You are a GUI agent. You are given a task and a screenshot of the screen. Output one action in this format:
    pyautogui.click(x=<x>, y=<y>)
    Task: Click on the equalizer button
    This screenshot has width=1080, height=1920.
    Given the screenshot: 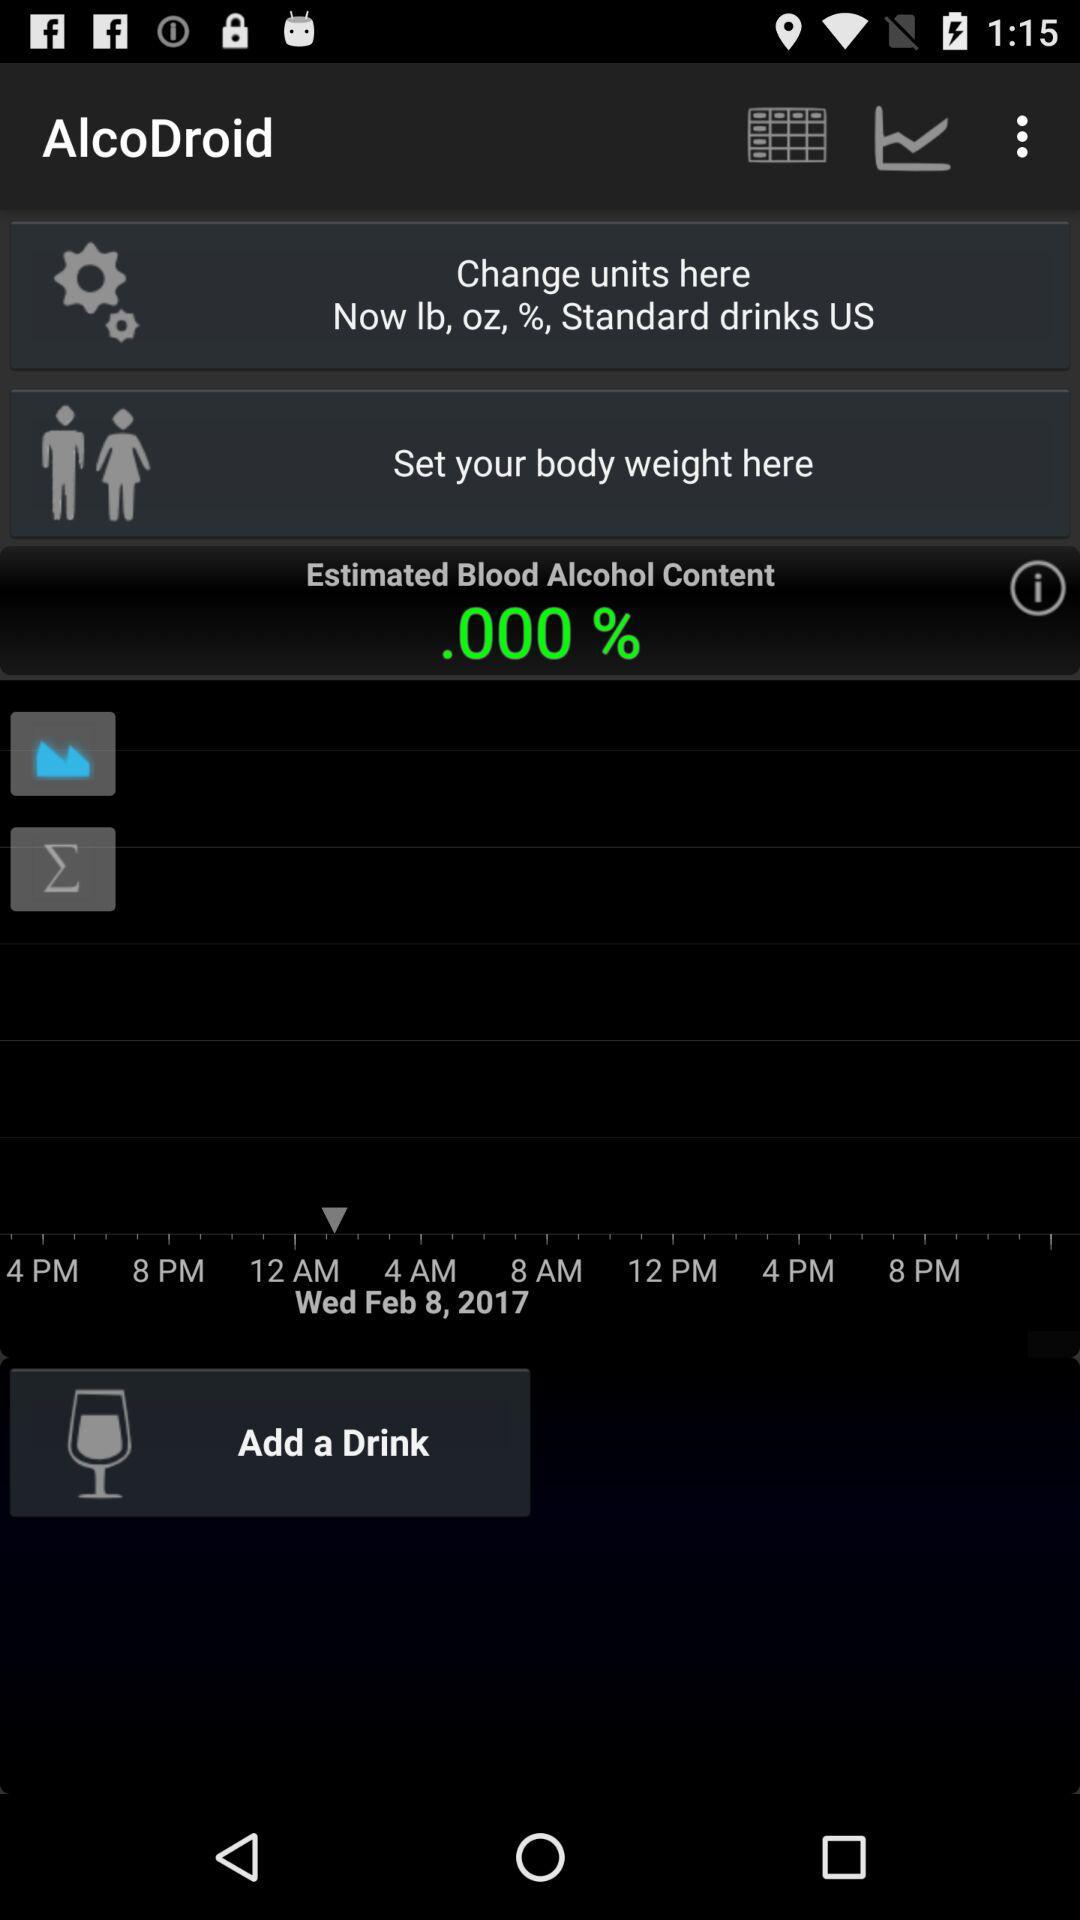 What is the action you would take?
    pyautogui.click(x=61, y=752)
    